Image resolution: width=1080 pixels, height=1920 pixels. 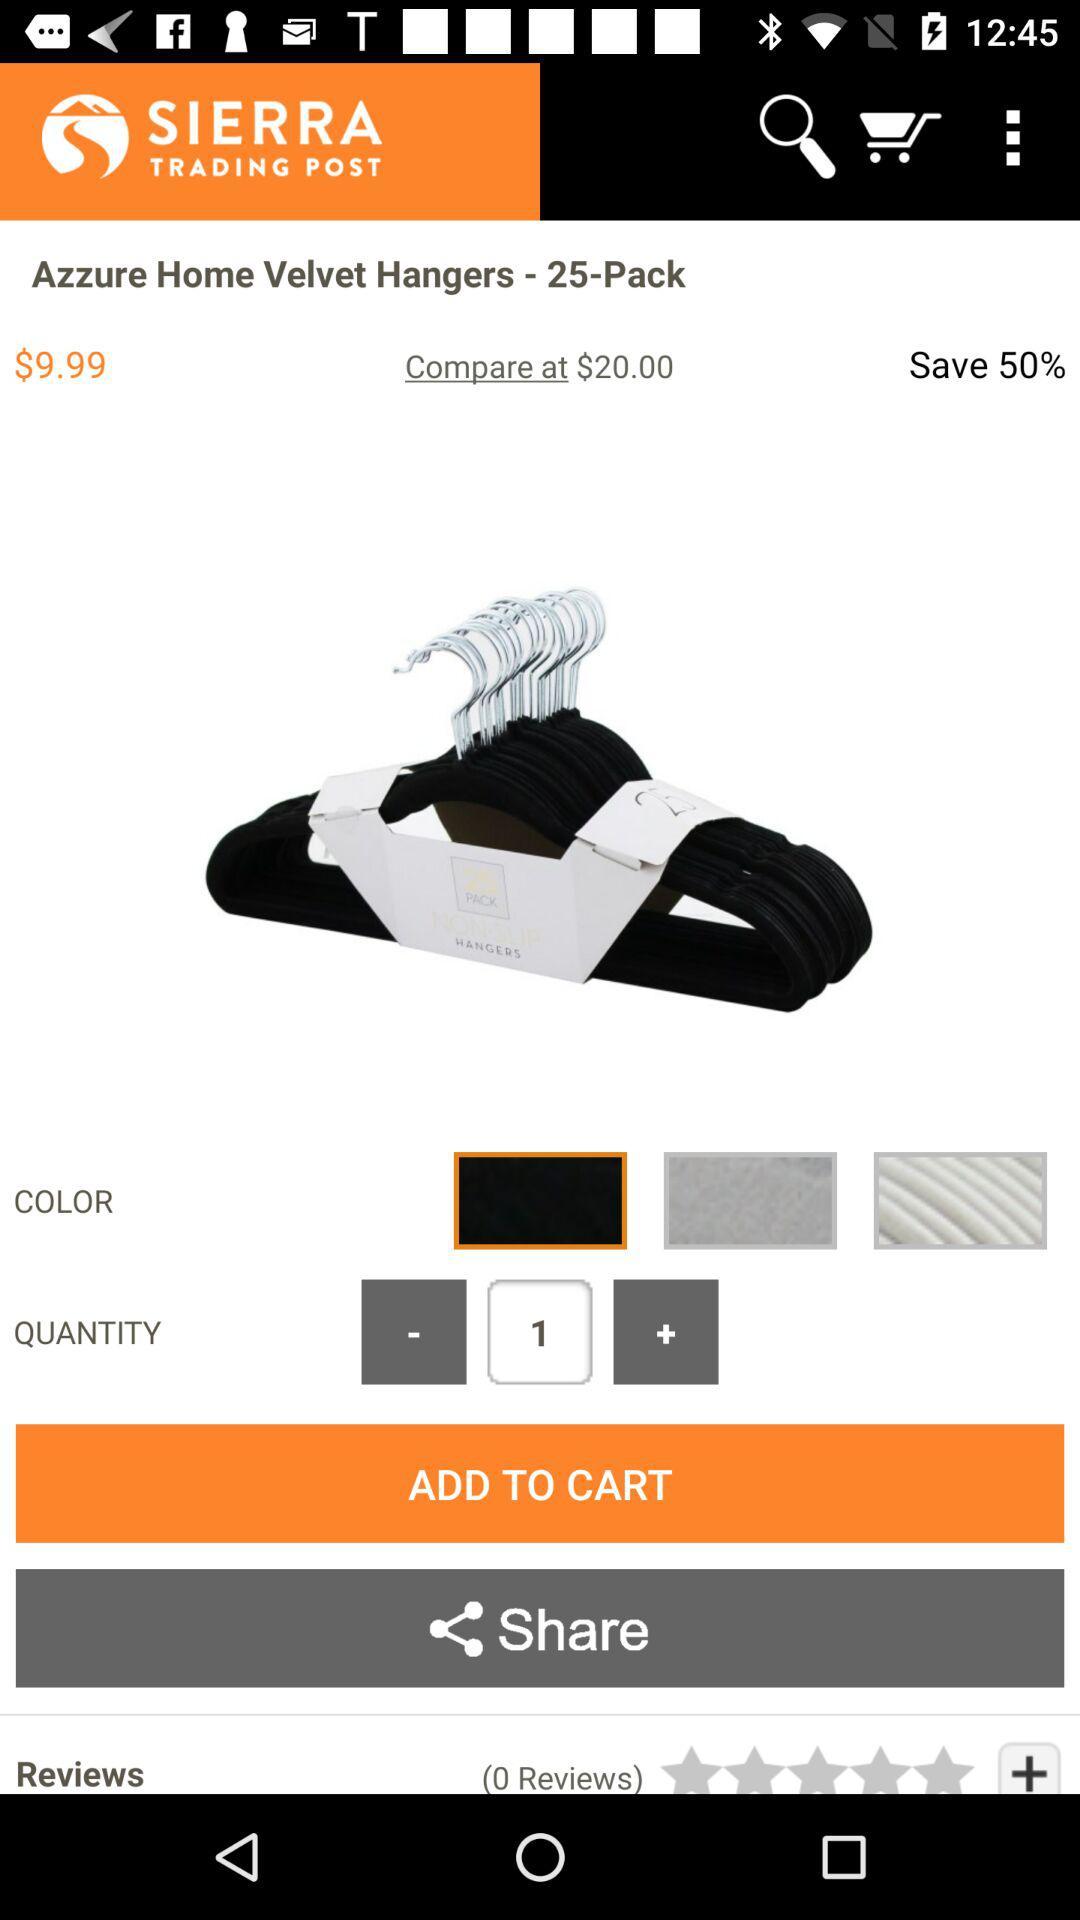 I want to click on share option, so click(x=540, y=1628).